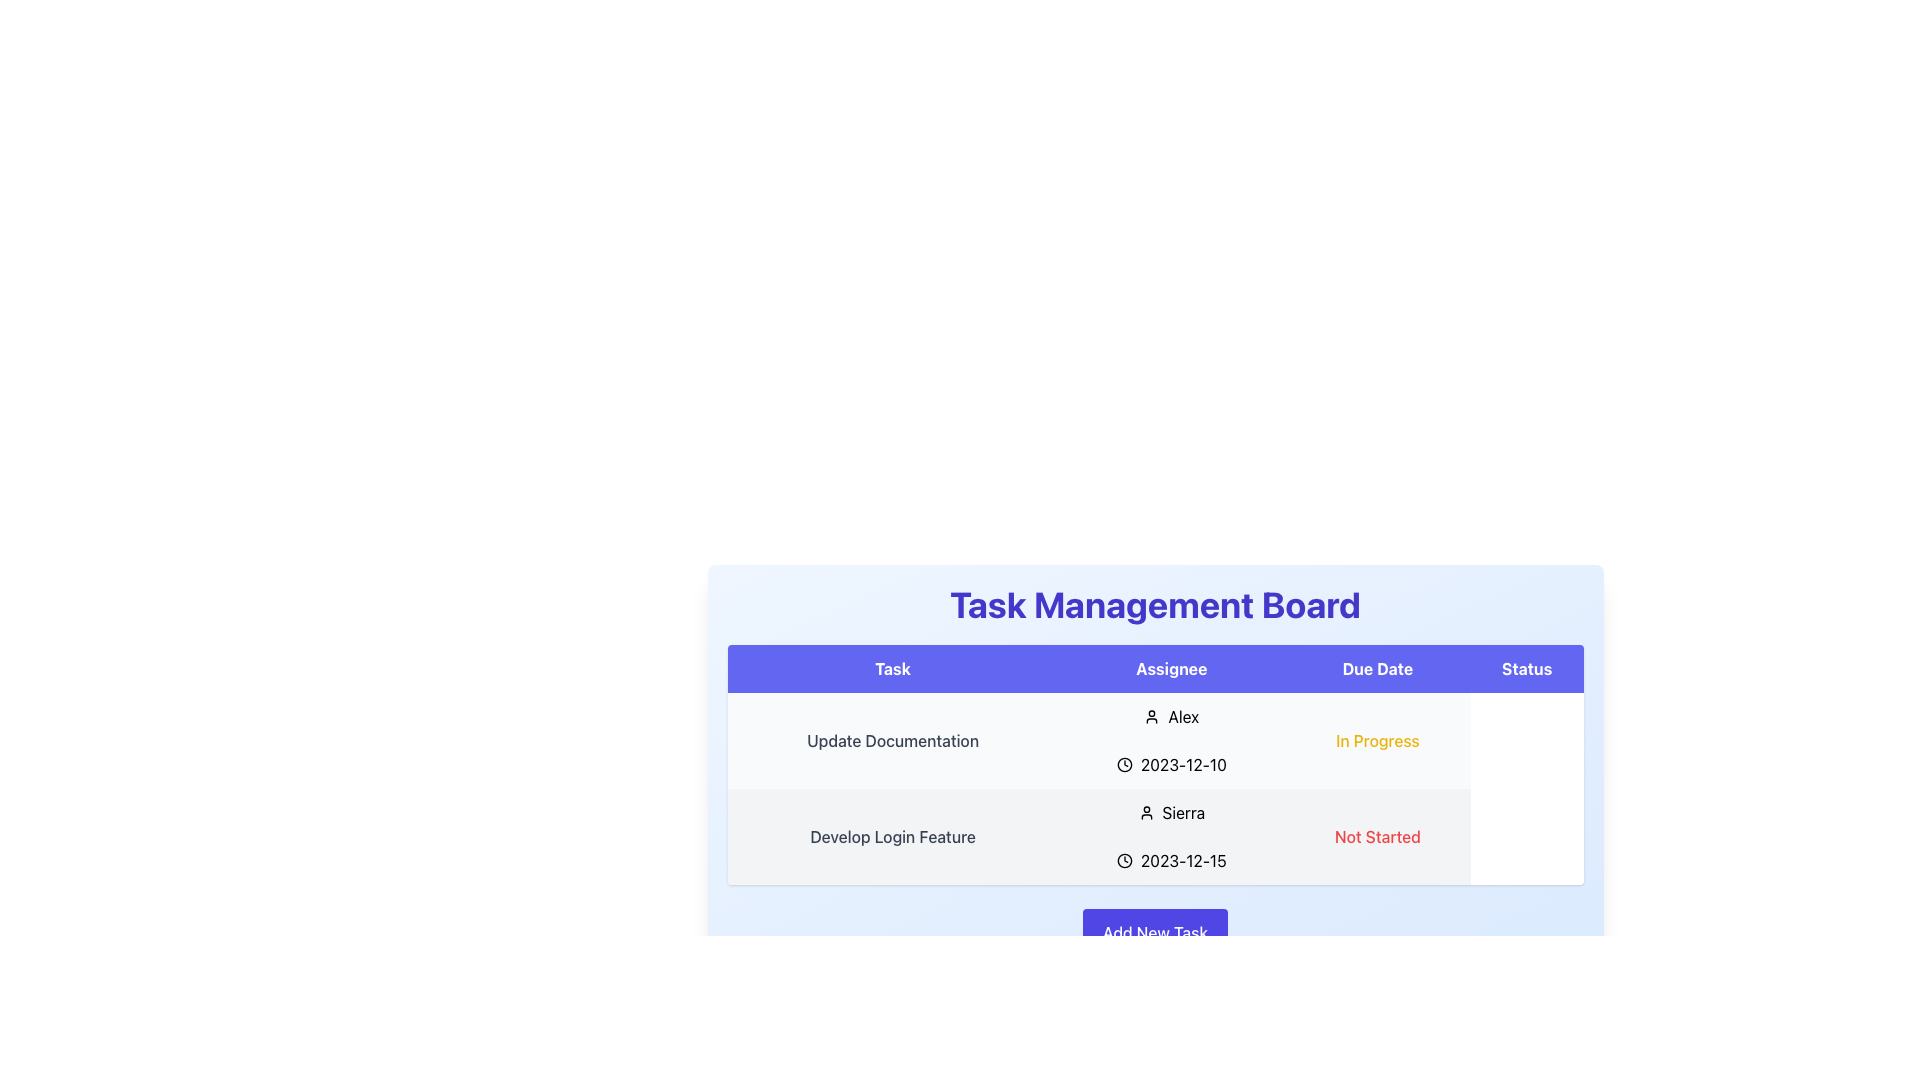 This screenshot has width=1920, height=1080. Describe the element at coordinates (1124, 859) in the screenshot. I see `the clock icon in the 'Due Date' column that indicates the due date for the task on the management board` at that location.